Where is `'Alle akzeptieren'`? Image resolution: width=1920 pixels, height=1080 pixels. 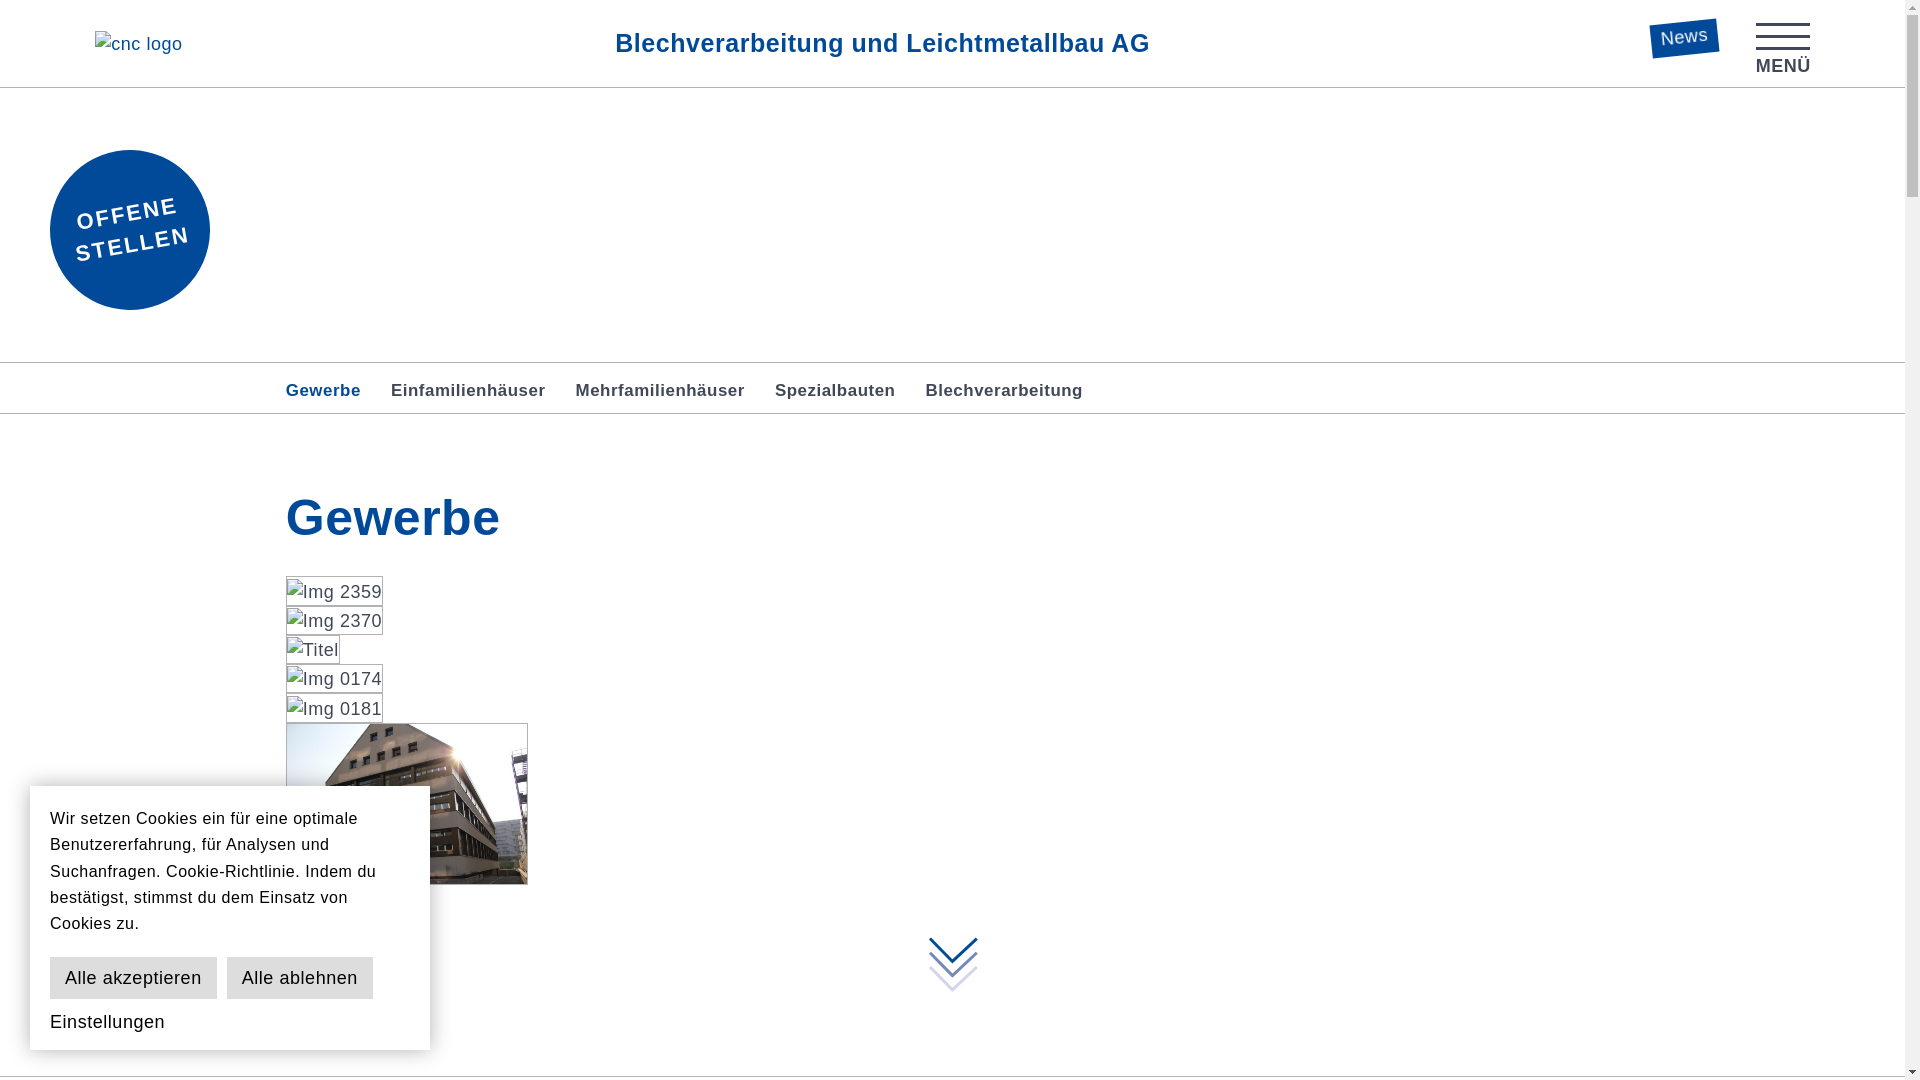 'Alle akzeptieren' is located at coordinates (132, 977).